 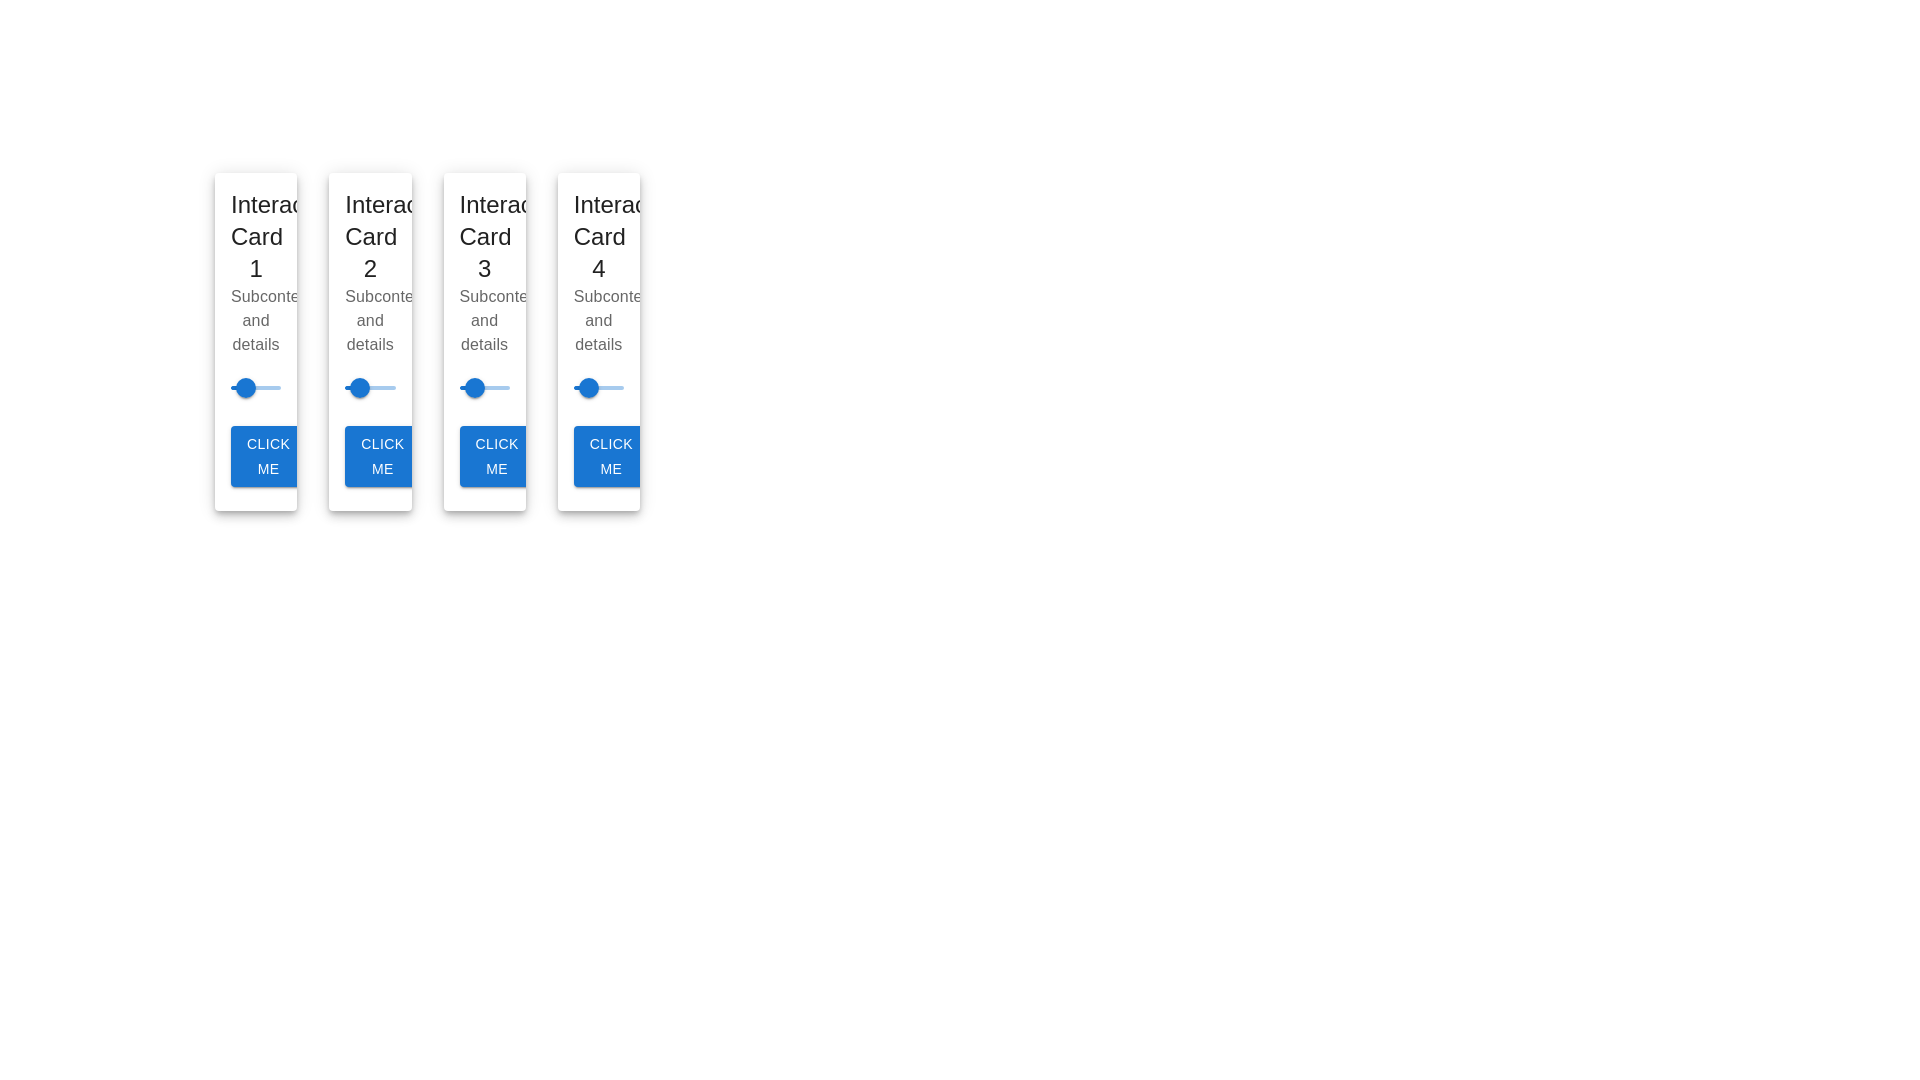 What do you see at coordinates (358, 388) in the screenshot?
I see `the slider` at bounding box center [358, 388].